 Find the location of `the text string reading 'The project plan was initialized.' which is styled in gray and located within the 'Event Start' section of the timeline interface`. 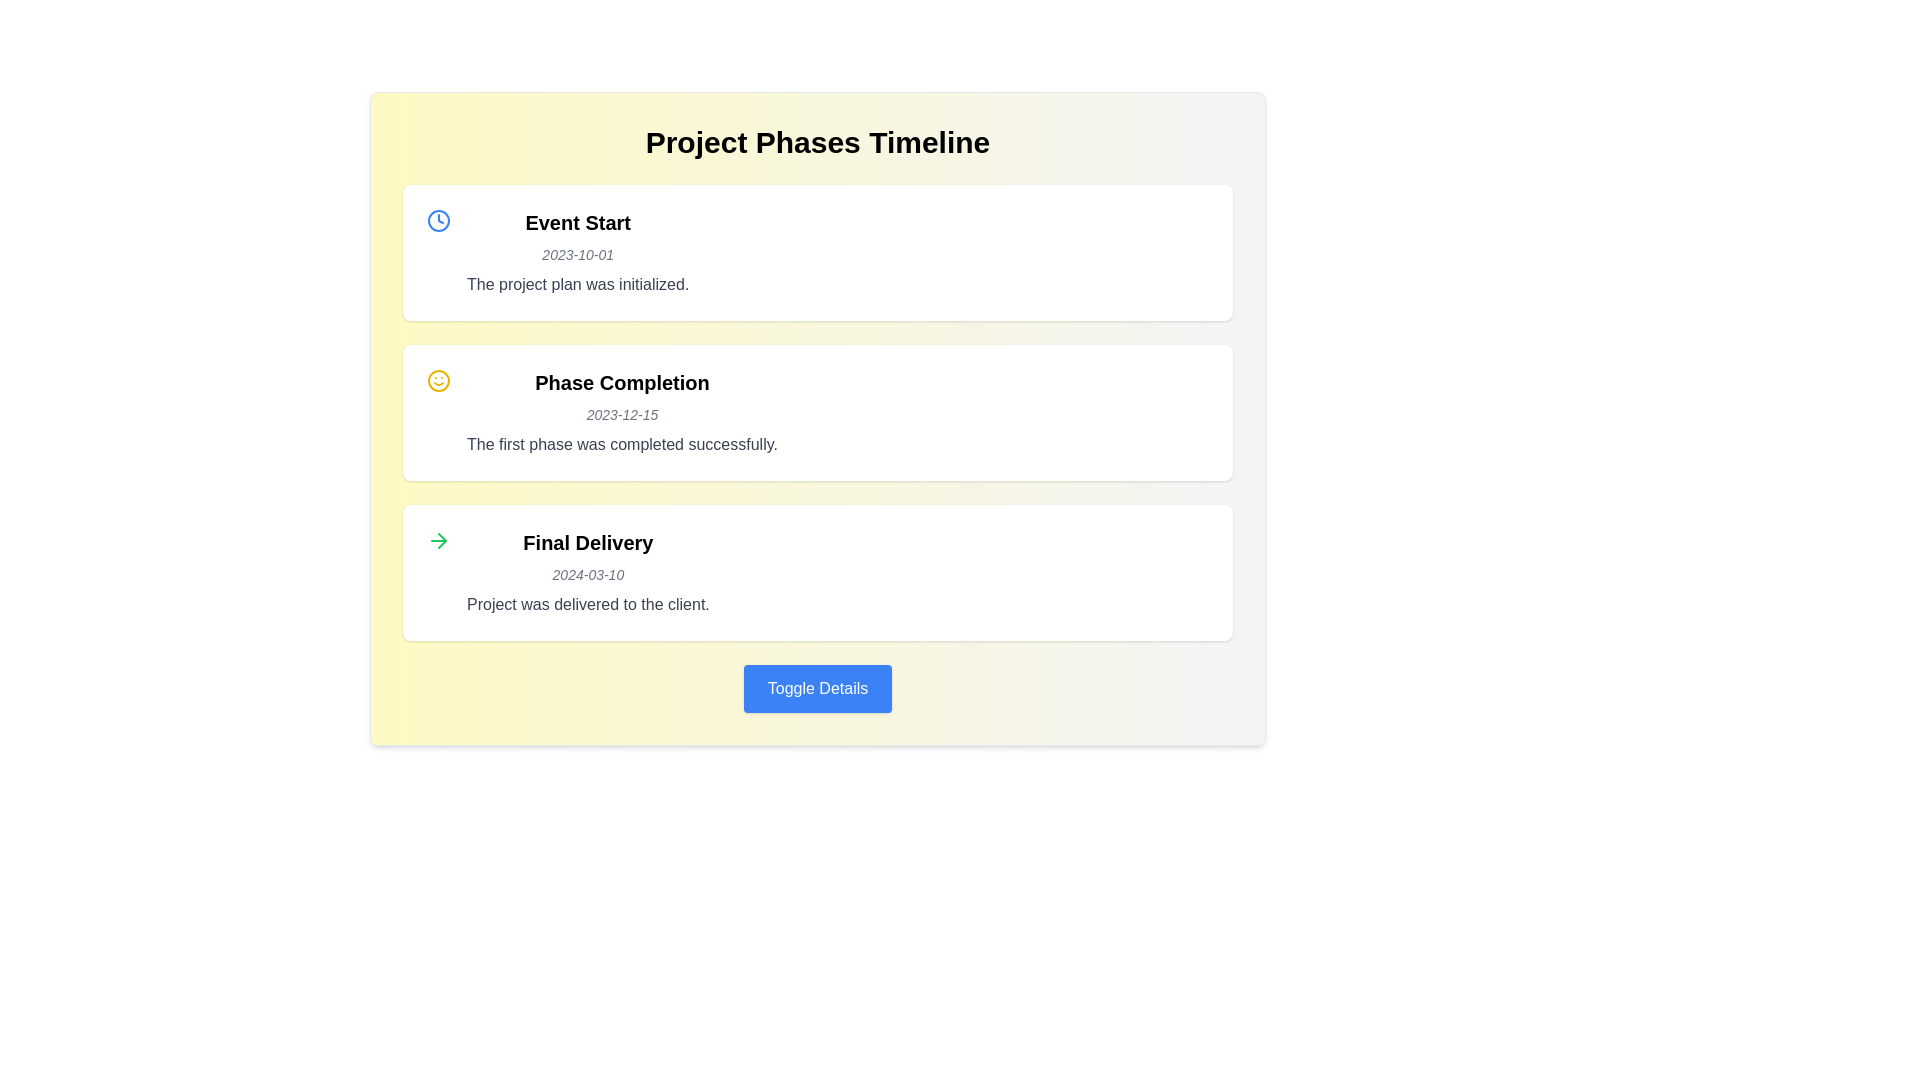

the text string reading 'The project plan was initialized.' which is styled in gray and located within the 'Event Start' section of the timeline interface is located at coordinates (577, 285).